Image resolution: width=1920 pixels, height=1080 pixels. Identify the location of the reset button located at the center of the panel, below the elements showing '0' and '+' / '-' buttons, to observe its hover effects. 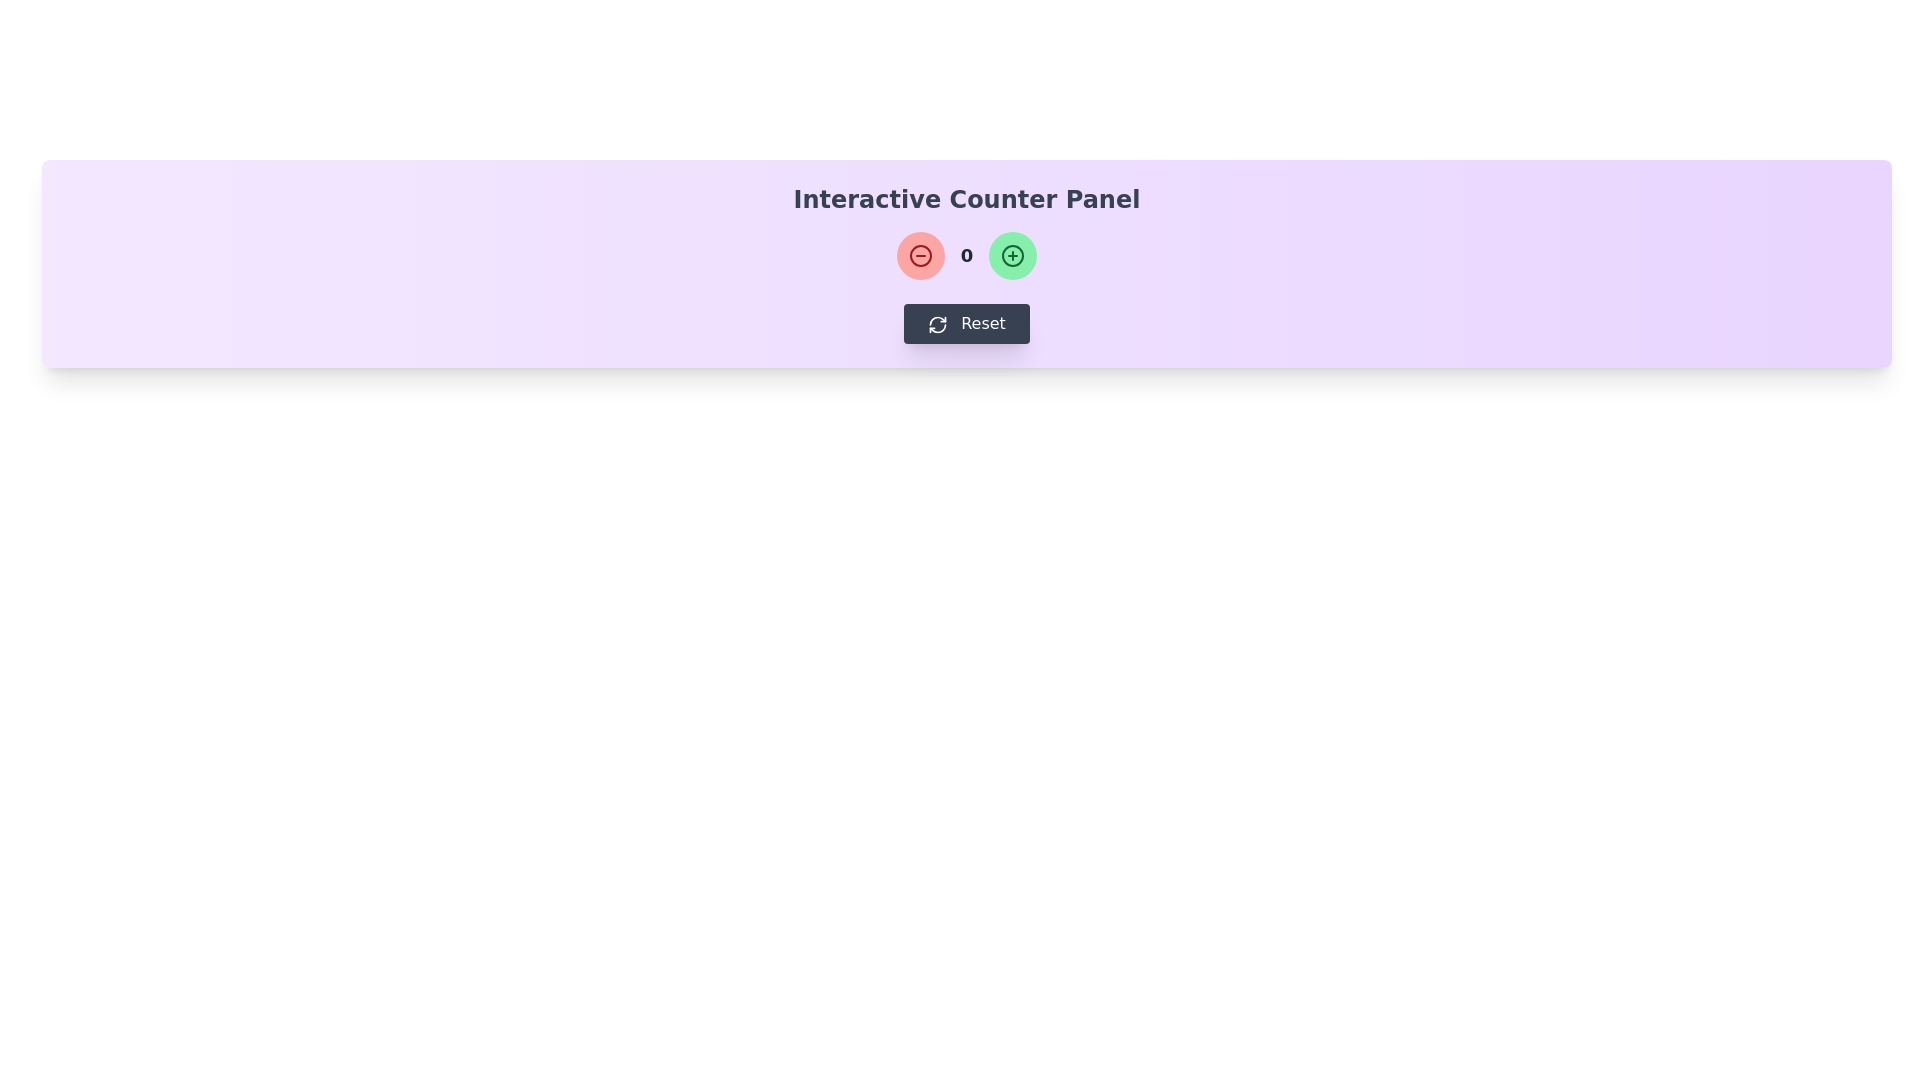
(966, 323).